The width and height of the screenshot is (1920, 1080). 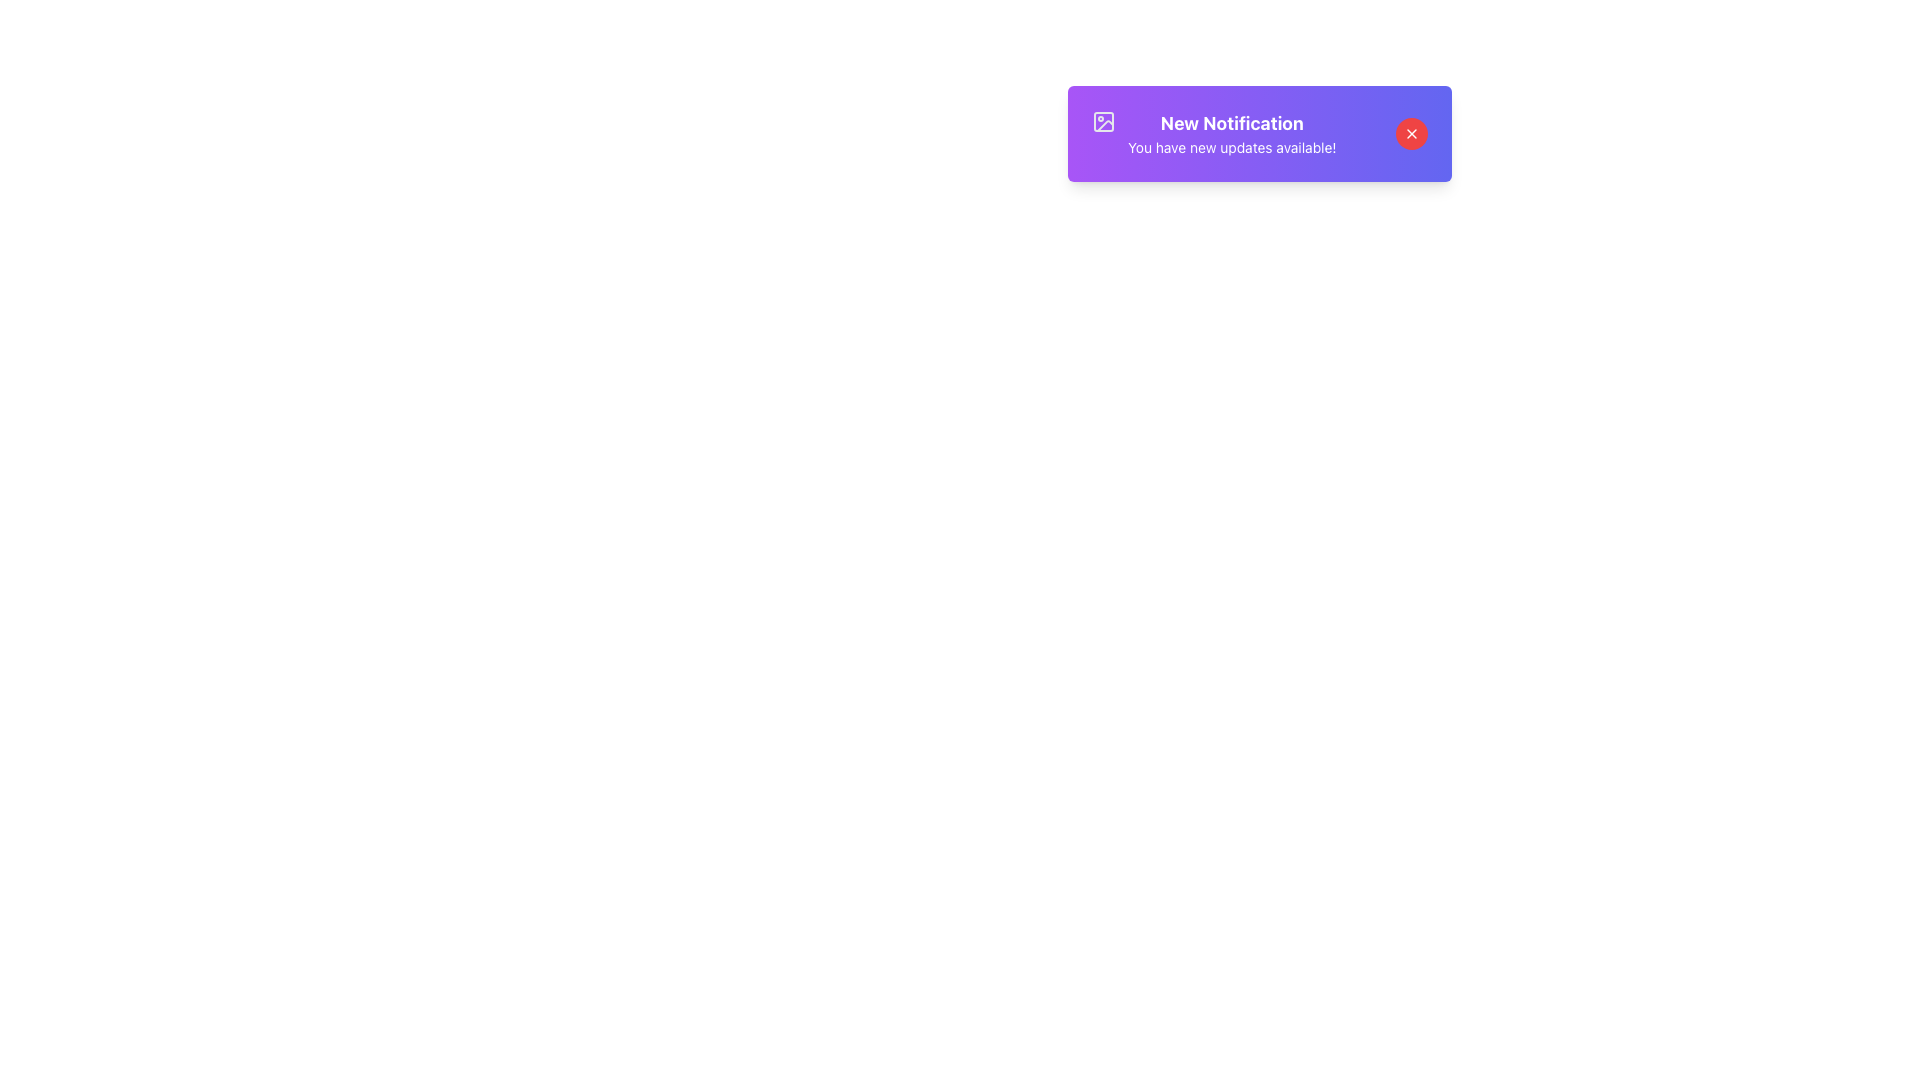 What do you see at coordinates (1410, 134) in the screenshot?
I see `the Close Button, which is a white cross icon on a red circular background located in the upper-right corner of the purple notification card next to 'New Notification'` at bounding box center [1410, 134].